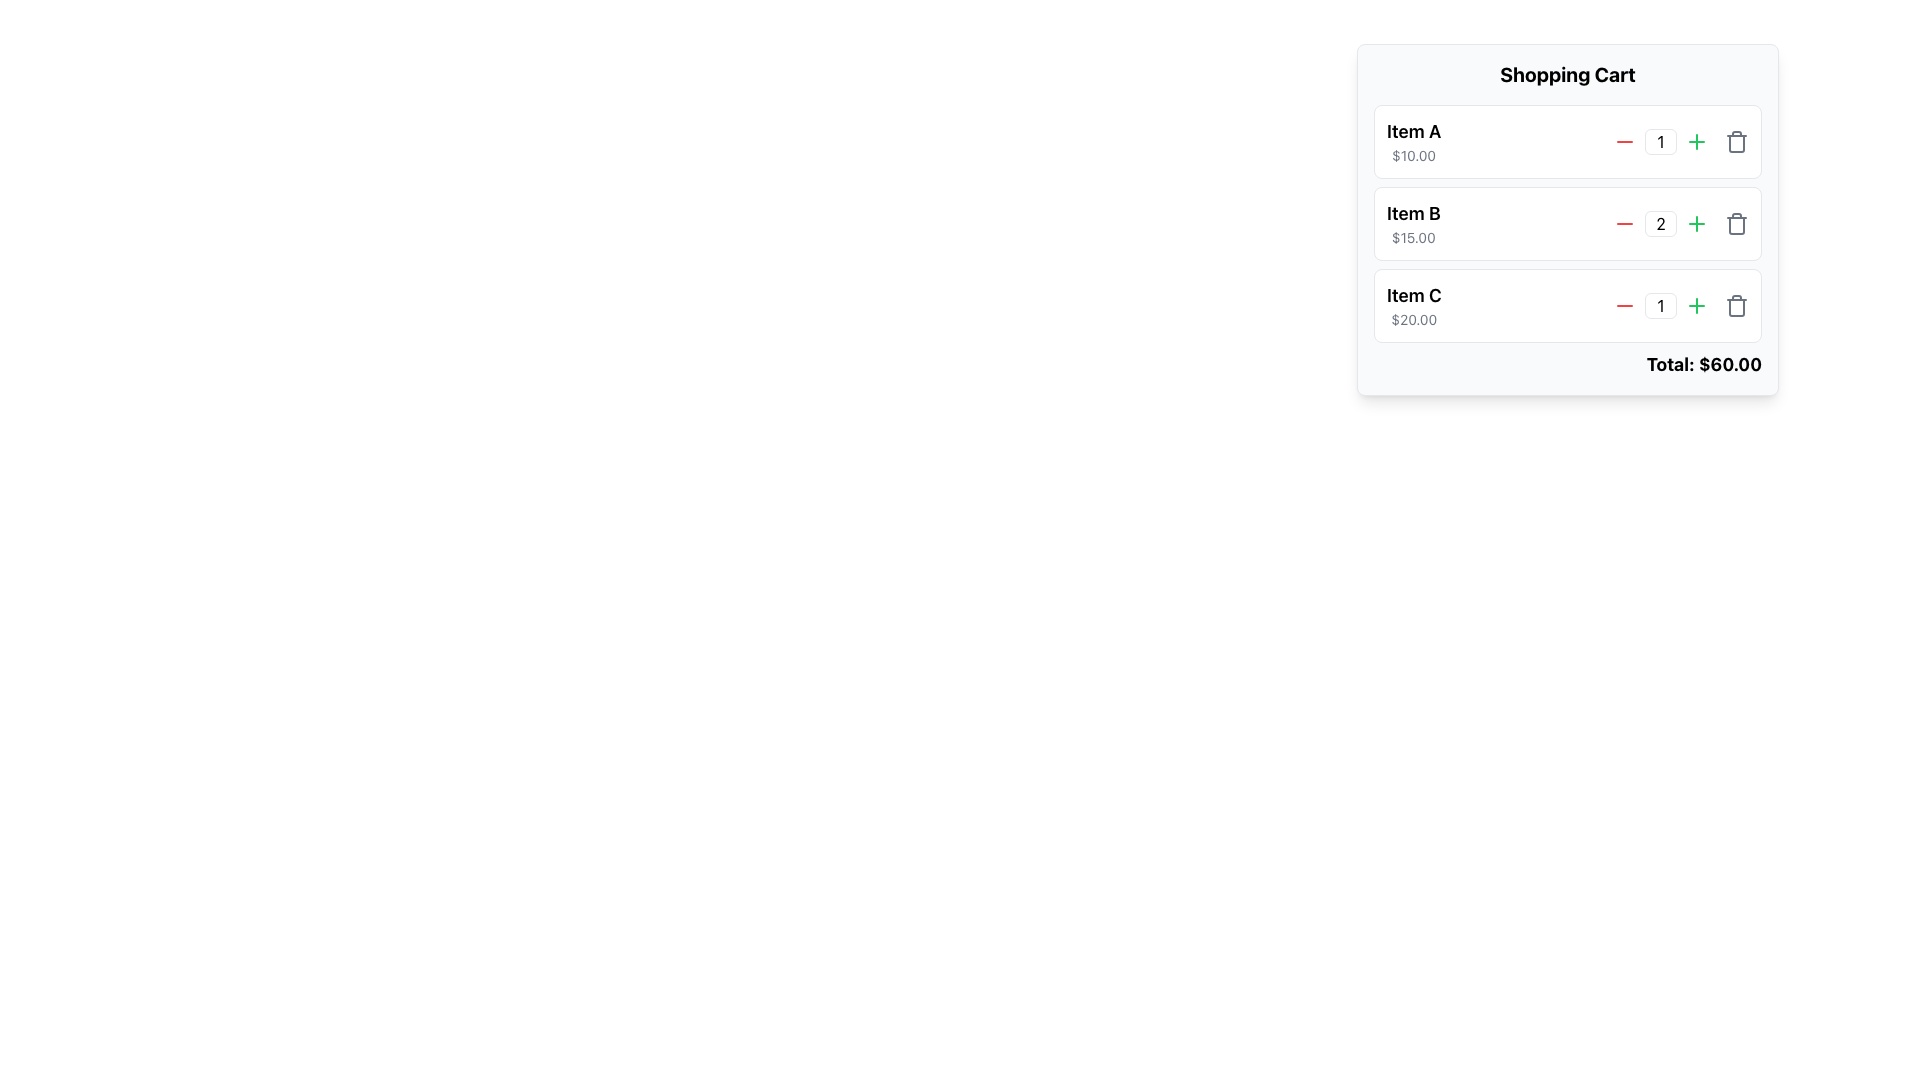 The image size is (1920, 1080). What do you see at coordinates (1660, 141) in the screenshot?
I see `the text input box in the shopping cart to focus on it for editing the item quantity` at bounding box center [1660, 141].